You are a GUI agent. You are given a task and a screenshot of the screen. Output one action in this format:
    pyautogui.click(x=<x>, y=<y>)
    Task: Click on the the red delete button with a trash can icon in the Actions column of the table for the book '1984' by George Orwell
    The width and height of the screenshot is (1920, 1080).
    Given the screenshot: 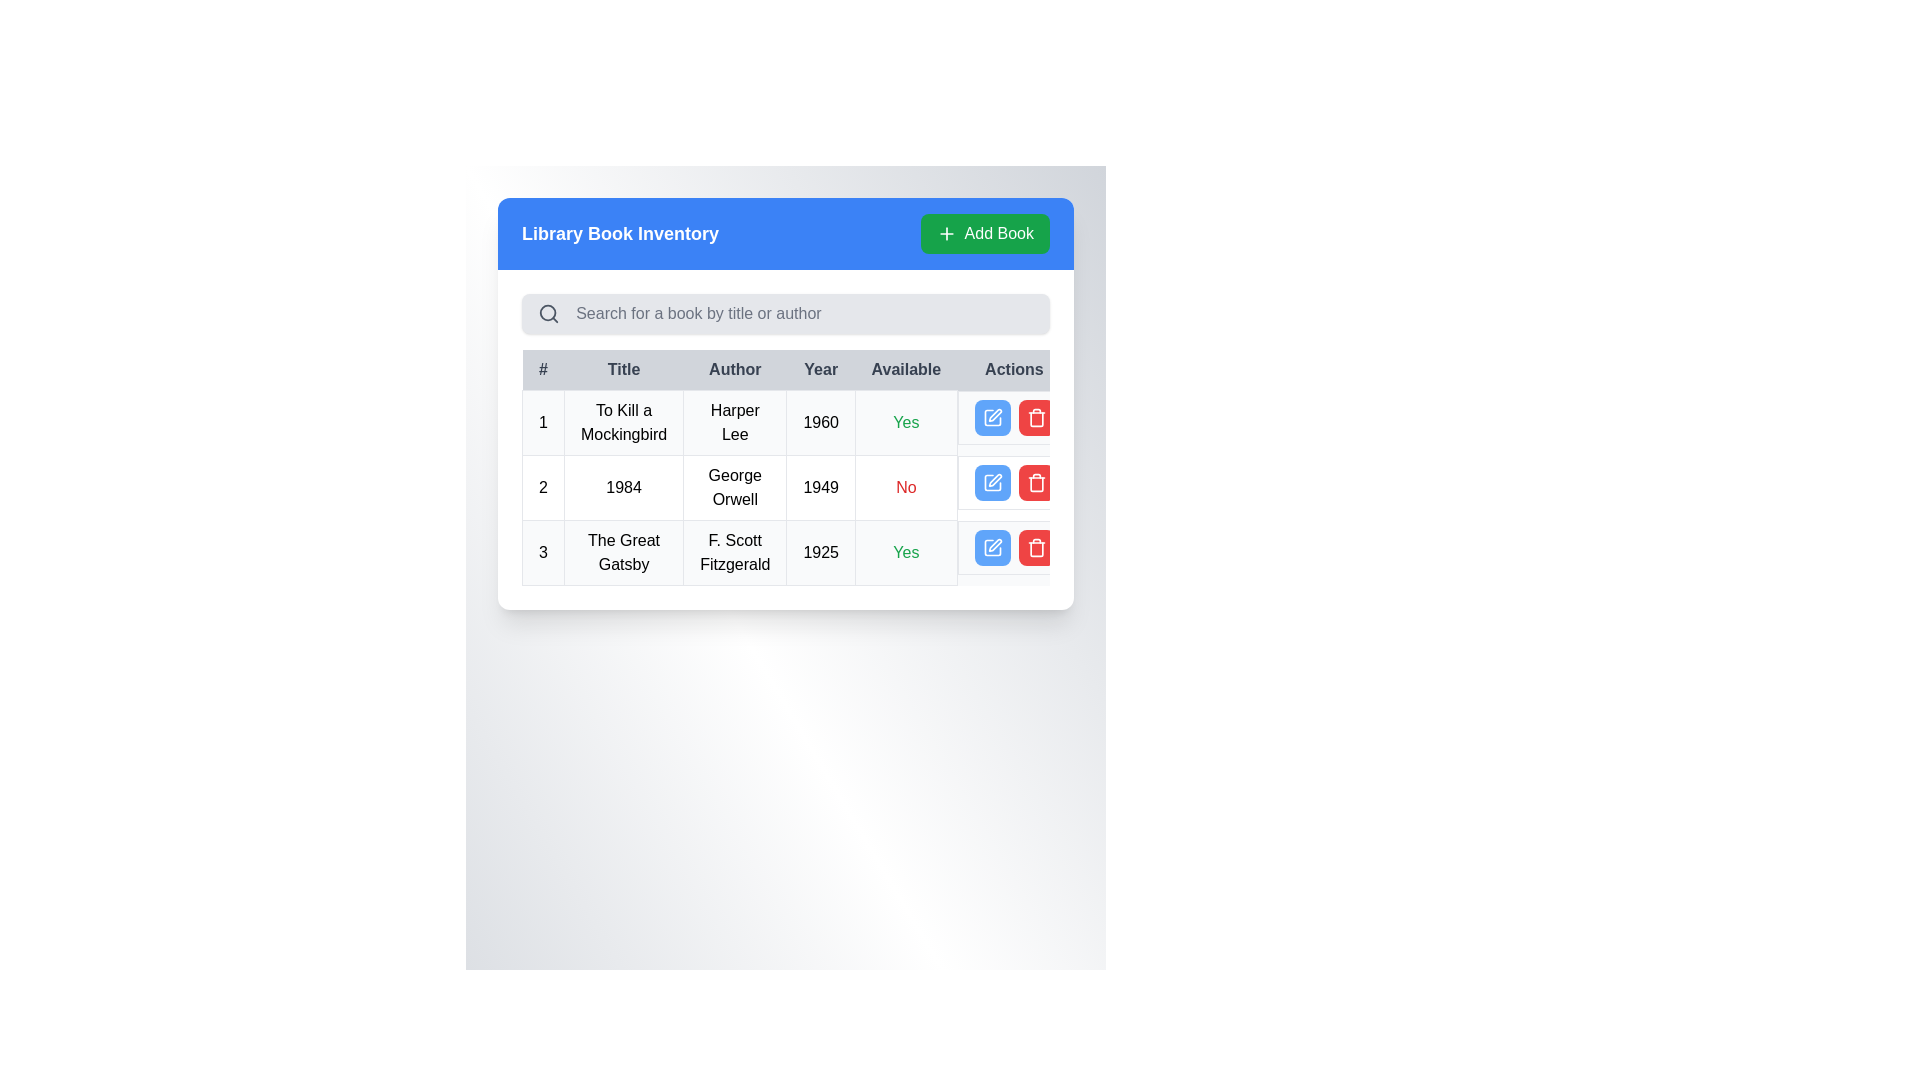 What is the action you would take?
    pyautogui.click(x=1036, y=482)
    